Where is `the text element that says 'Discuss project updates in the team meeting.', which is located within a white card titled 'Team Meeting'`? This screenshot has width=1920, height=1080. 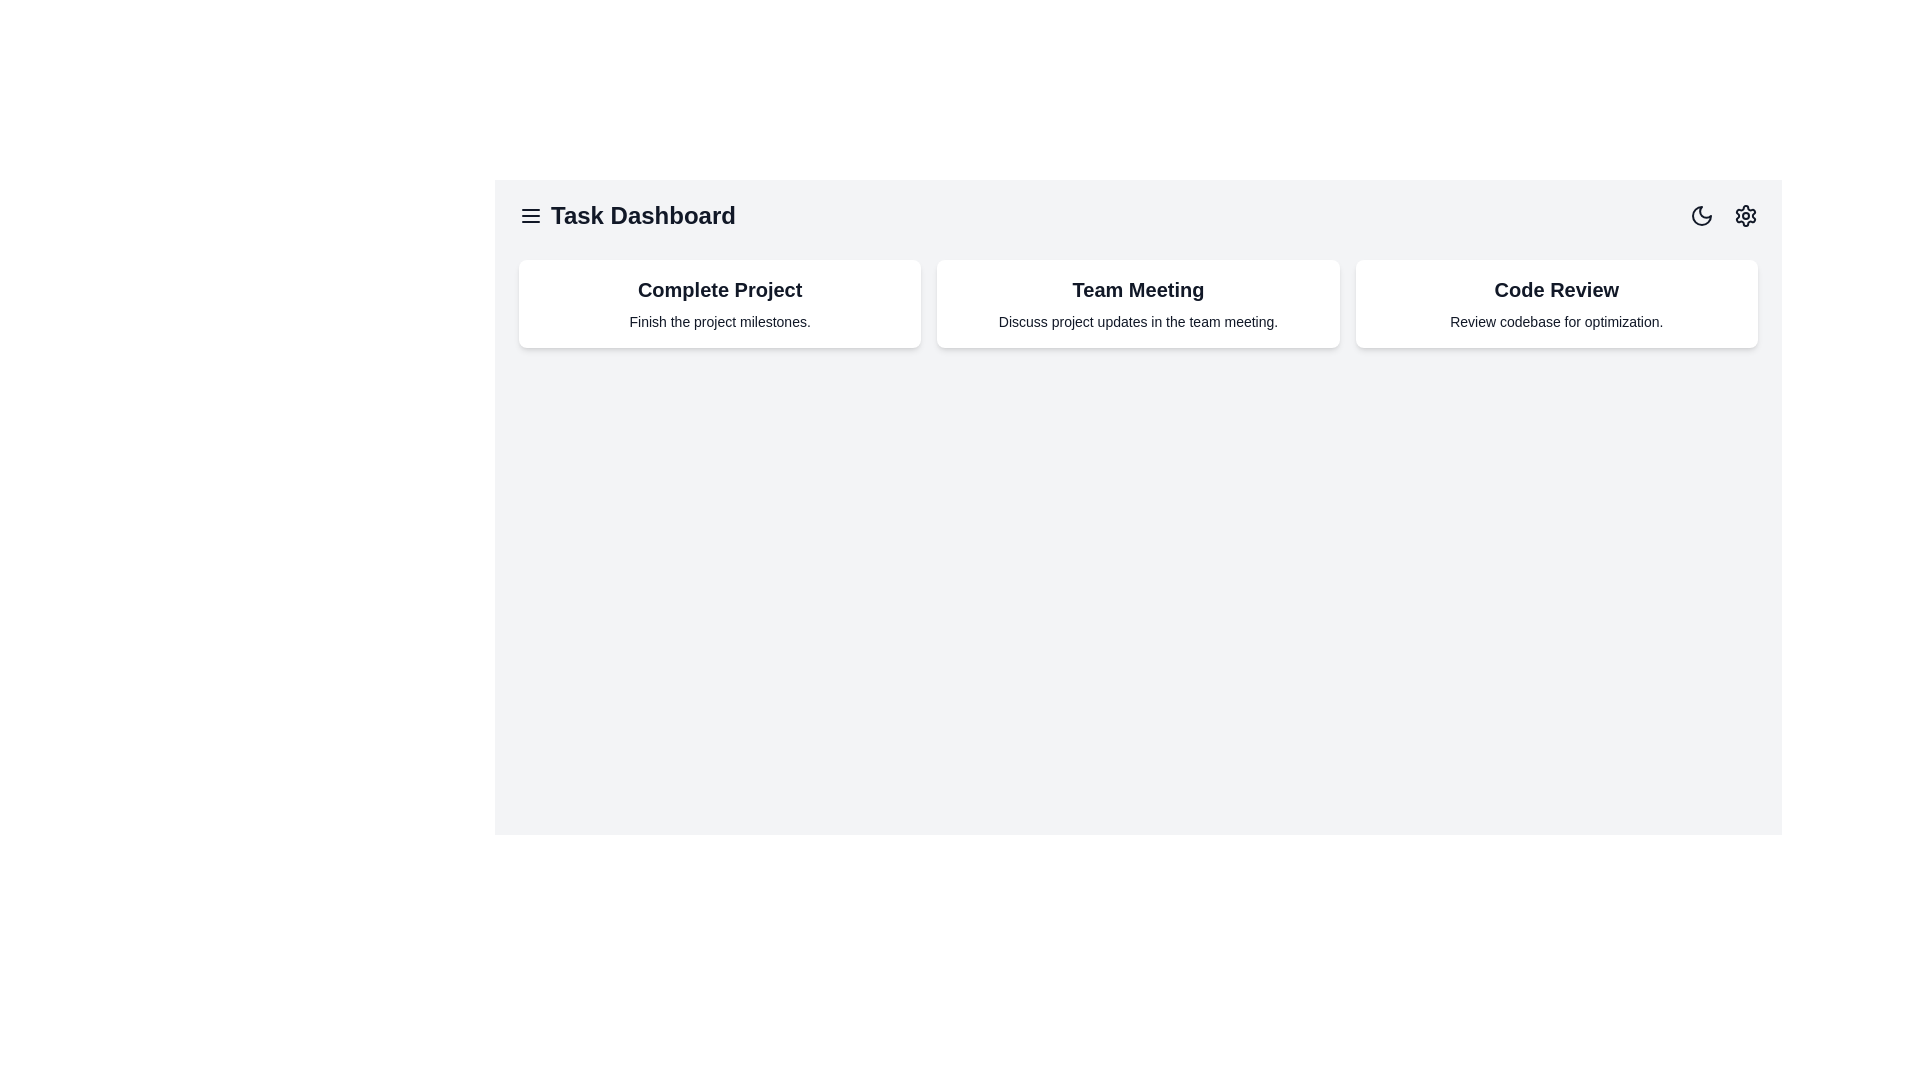 the text element that says 'Discuss project updates in the team meeting.', which is located within a white card titled 'Team Meeting' is located at coordinates (1138, 320).